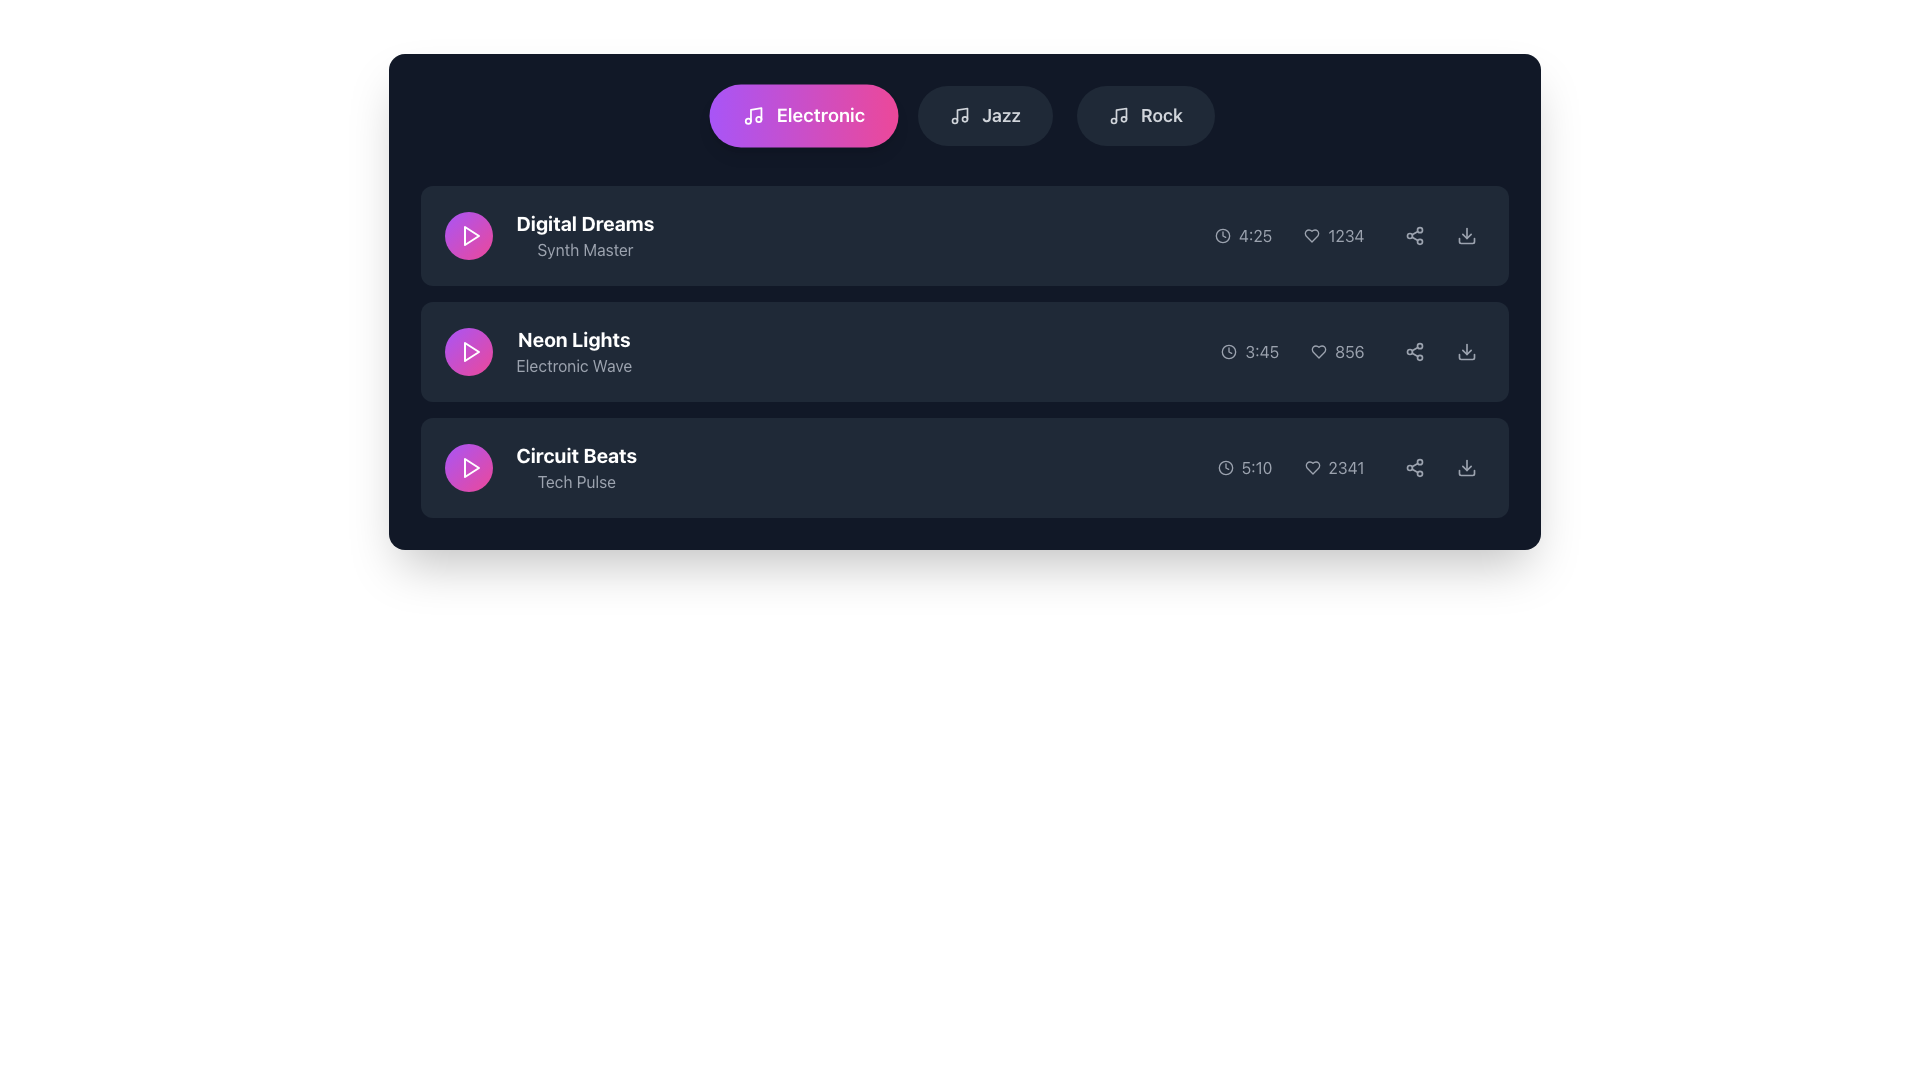 This screenshot has width=1920, height=1080. I want to click on the circular button with a download icon located in the third column of the second row, so click(1466, 350).